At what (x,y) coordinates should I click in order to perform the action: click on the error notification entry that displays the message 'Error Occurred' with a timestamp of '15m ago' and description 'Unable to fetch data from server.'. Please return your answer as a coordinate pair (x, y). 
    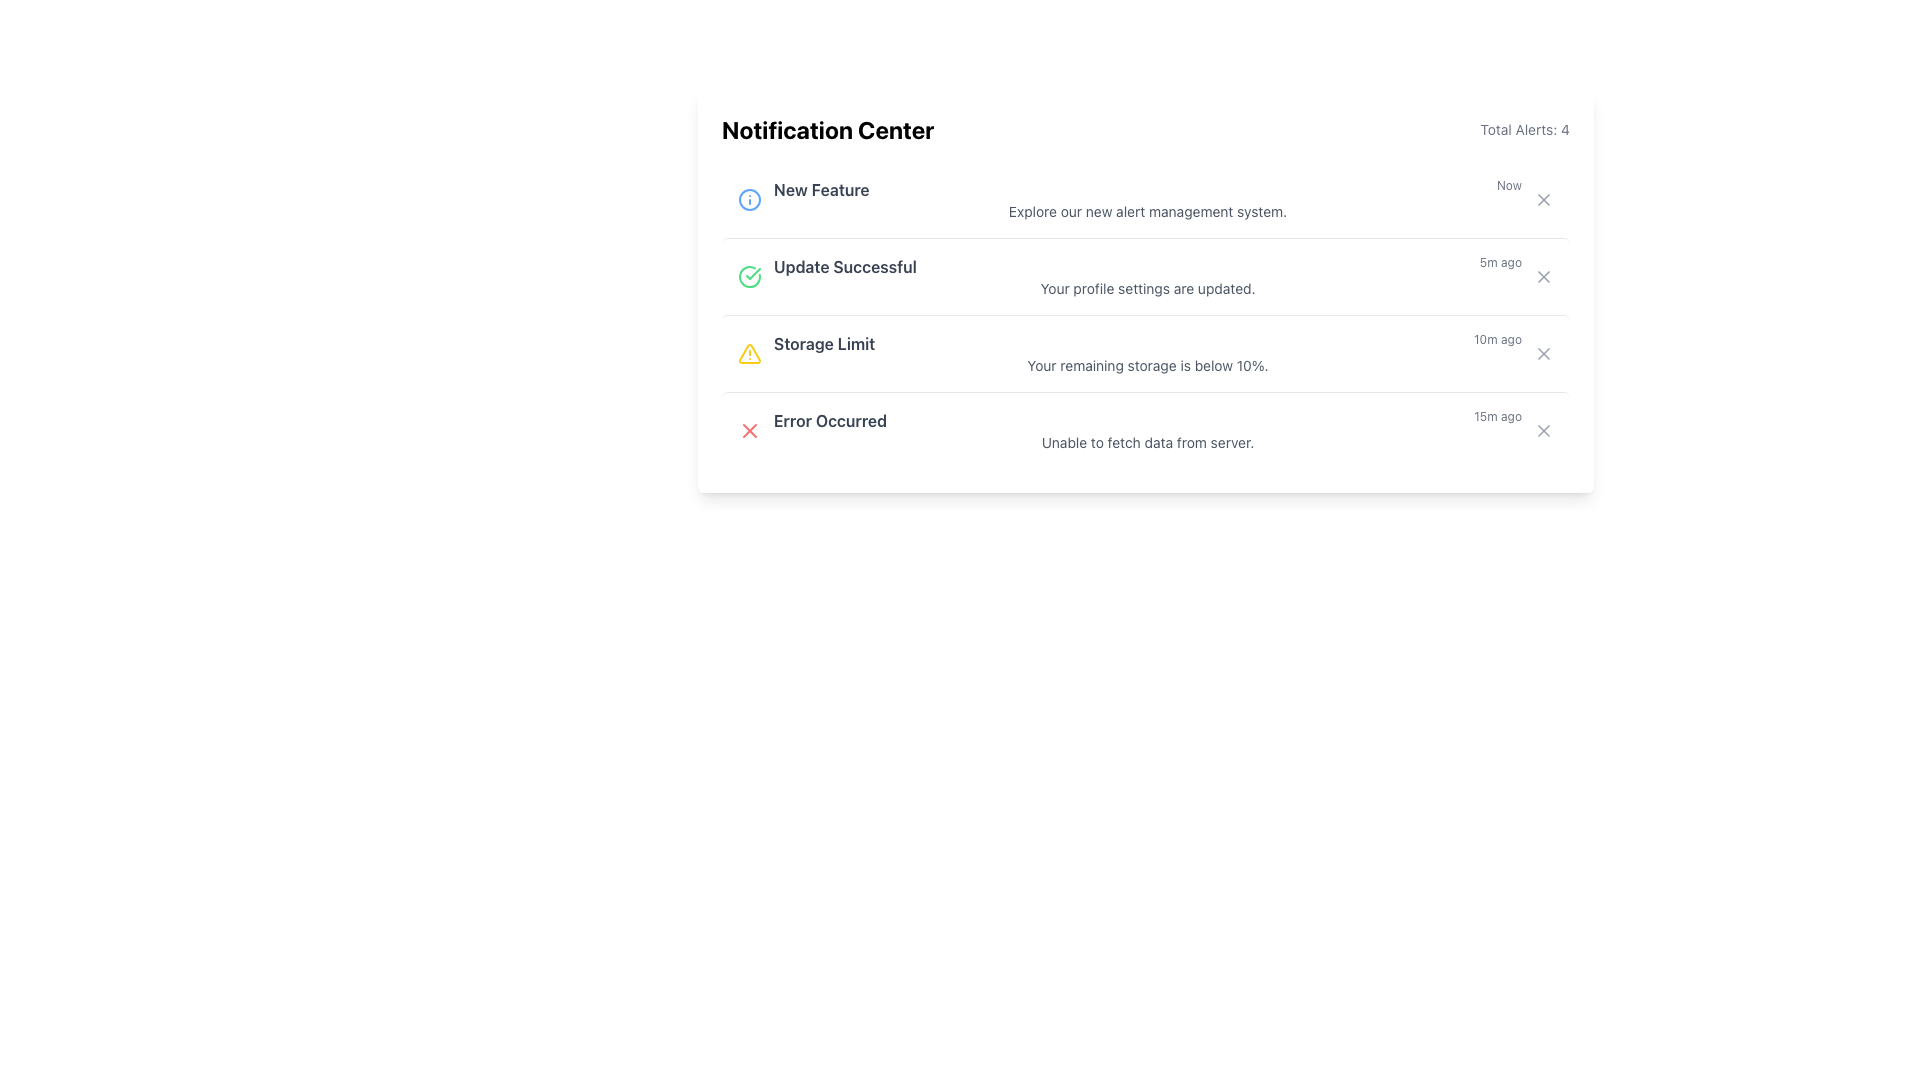
    Looking at the image, I should click on (1146, 429).